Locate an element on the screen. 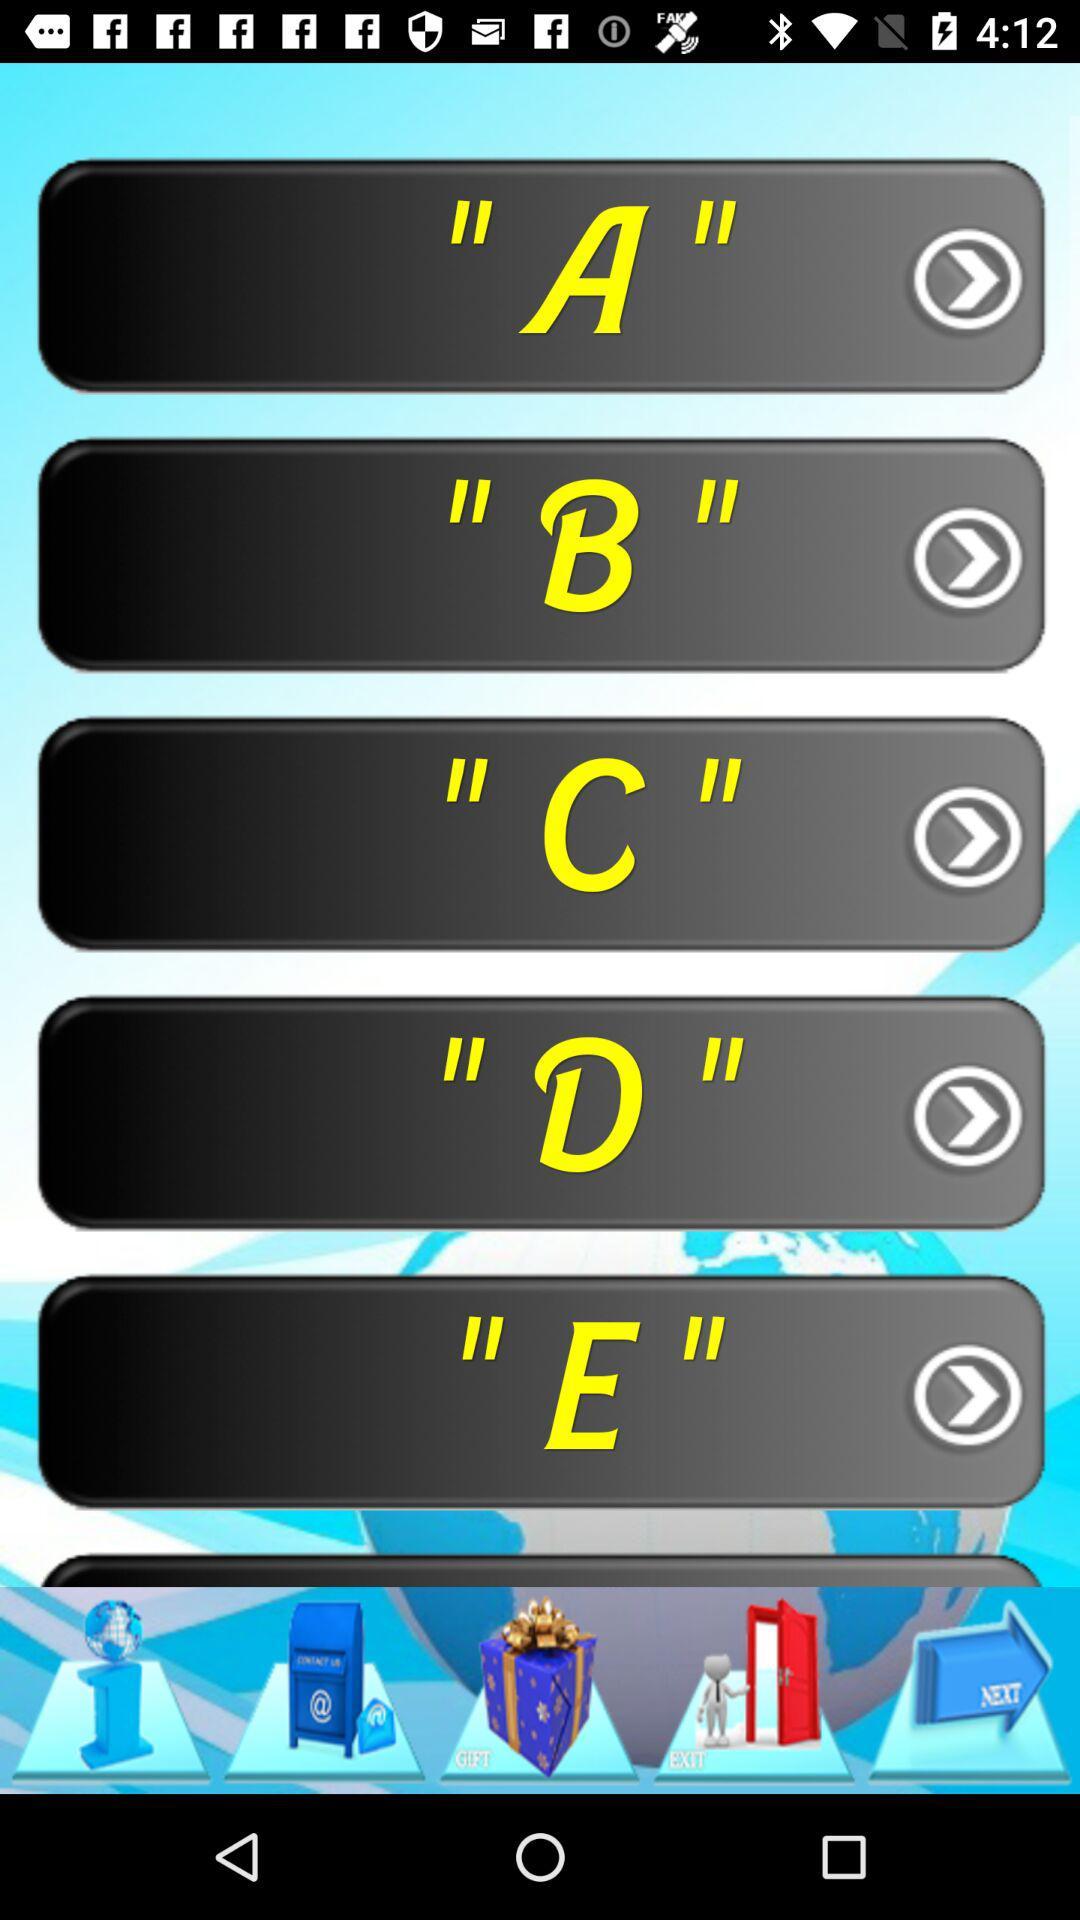  button above   " e " icon is located at coordinates (540, 1110).